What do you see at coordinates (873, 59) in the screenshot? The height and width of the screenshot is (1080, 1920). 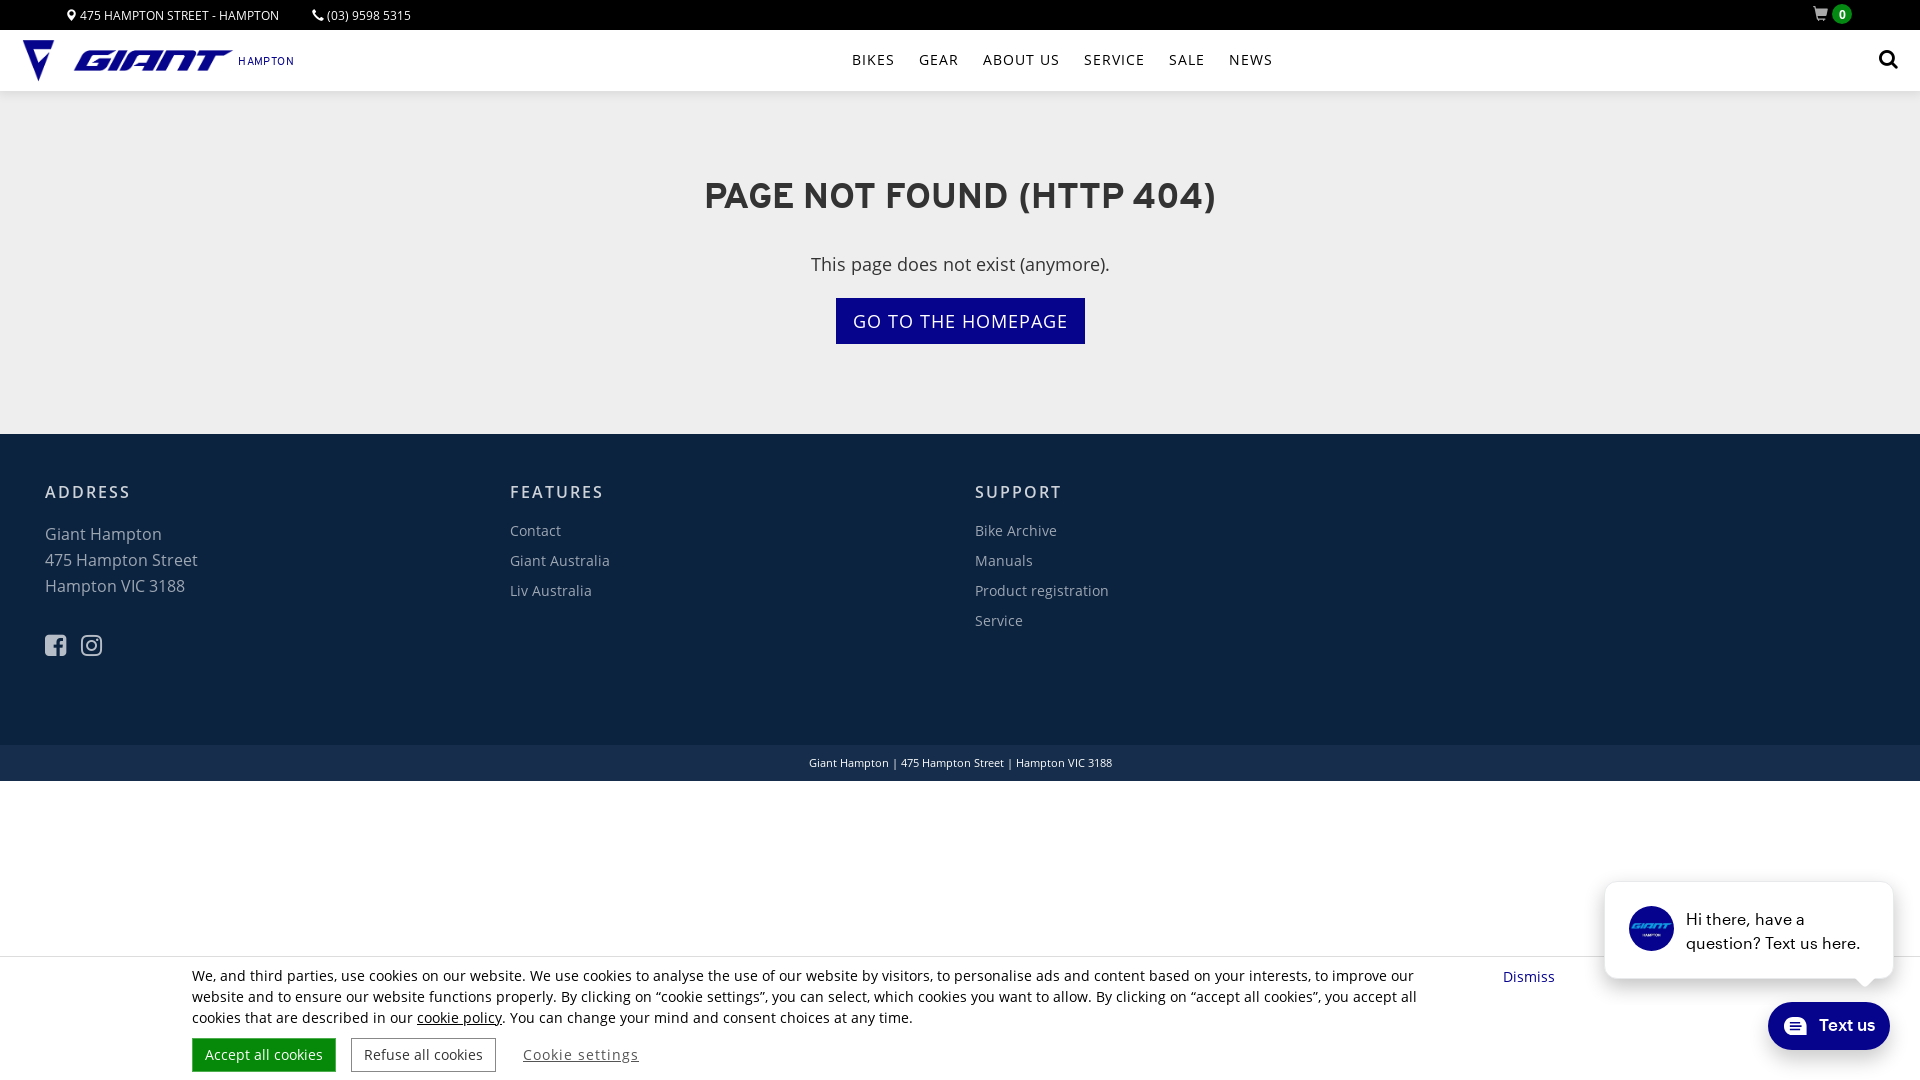 I see `'BIKES'` at bounding box center [873, 59].